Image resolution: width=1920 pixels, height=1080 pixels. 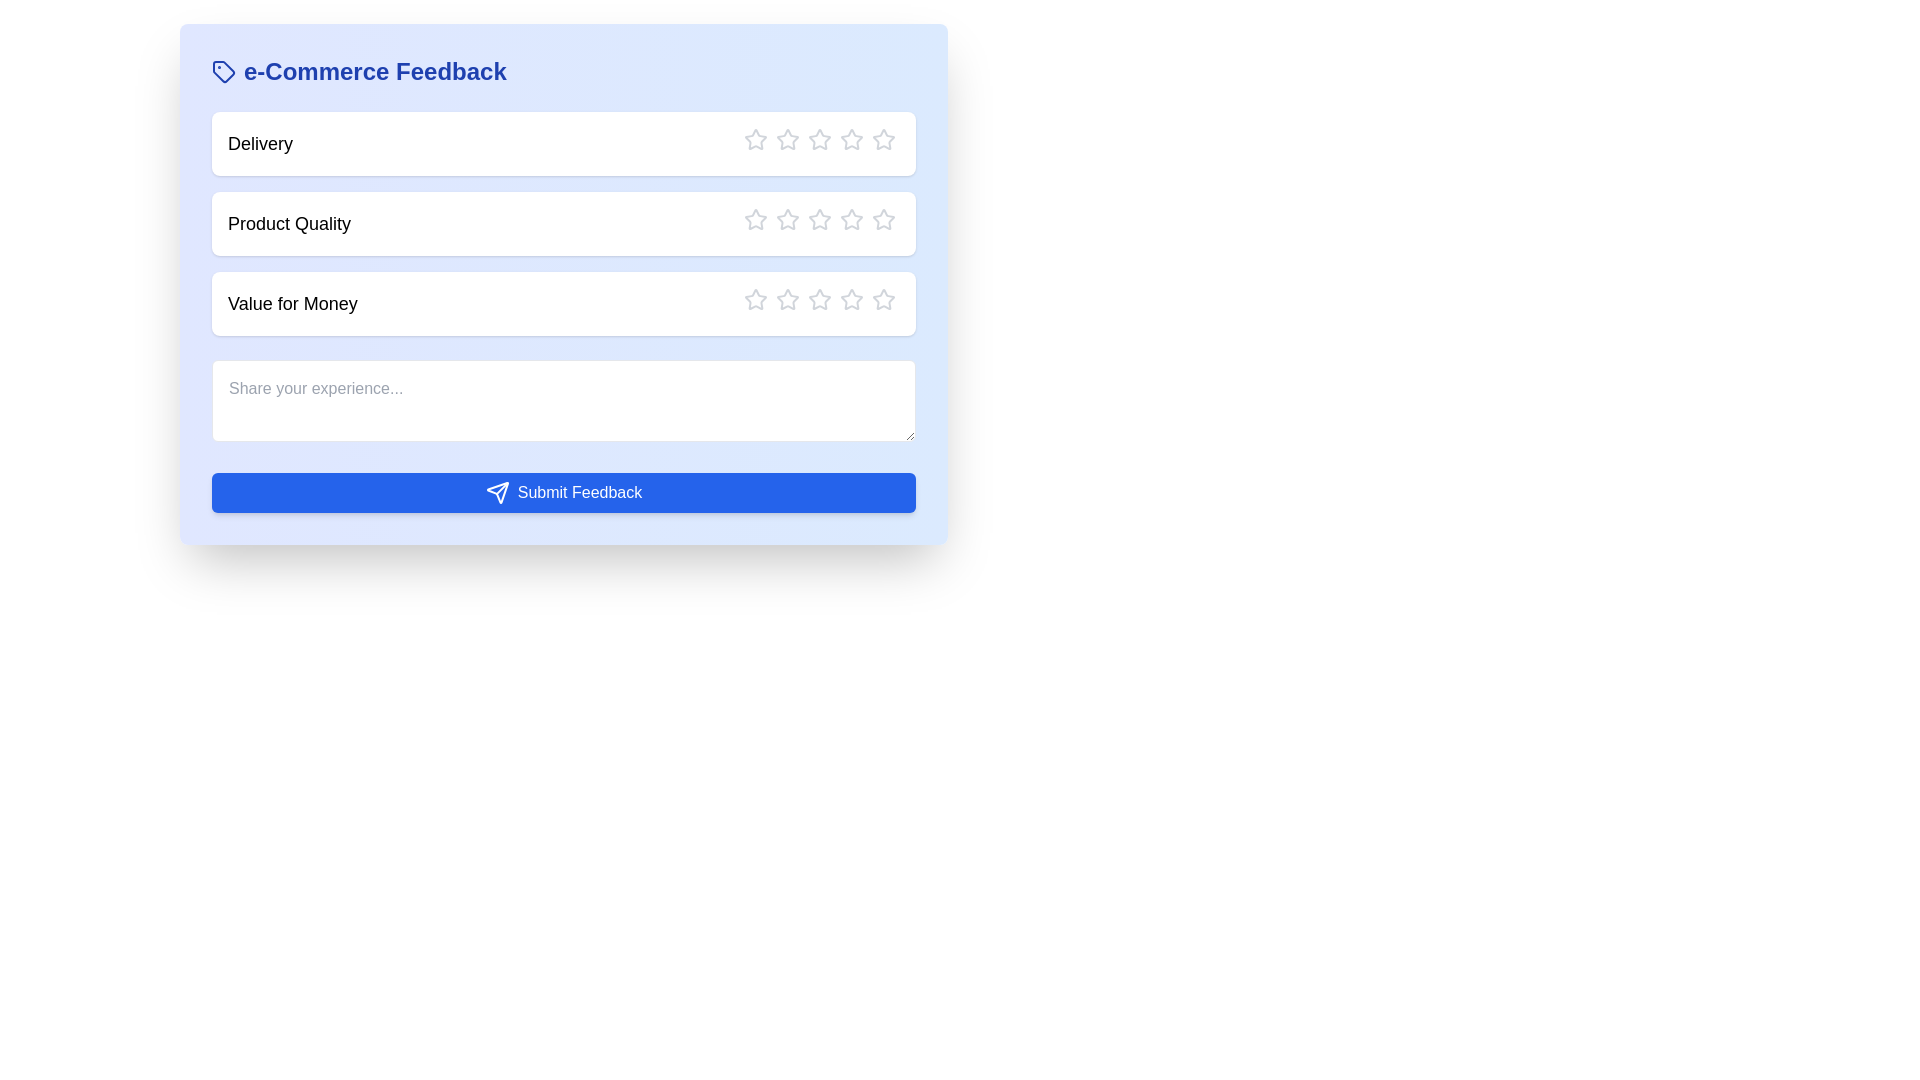 I want to click on the star corresponding to the rating 1 for the category Value for Money, so click(x=743, y=300).